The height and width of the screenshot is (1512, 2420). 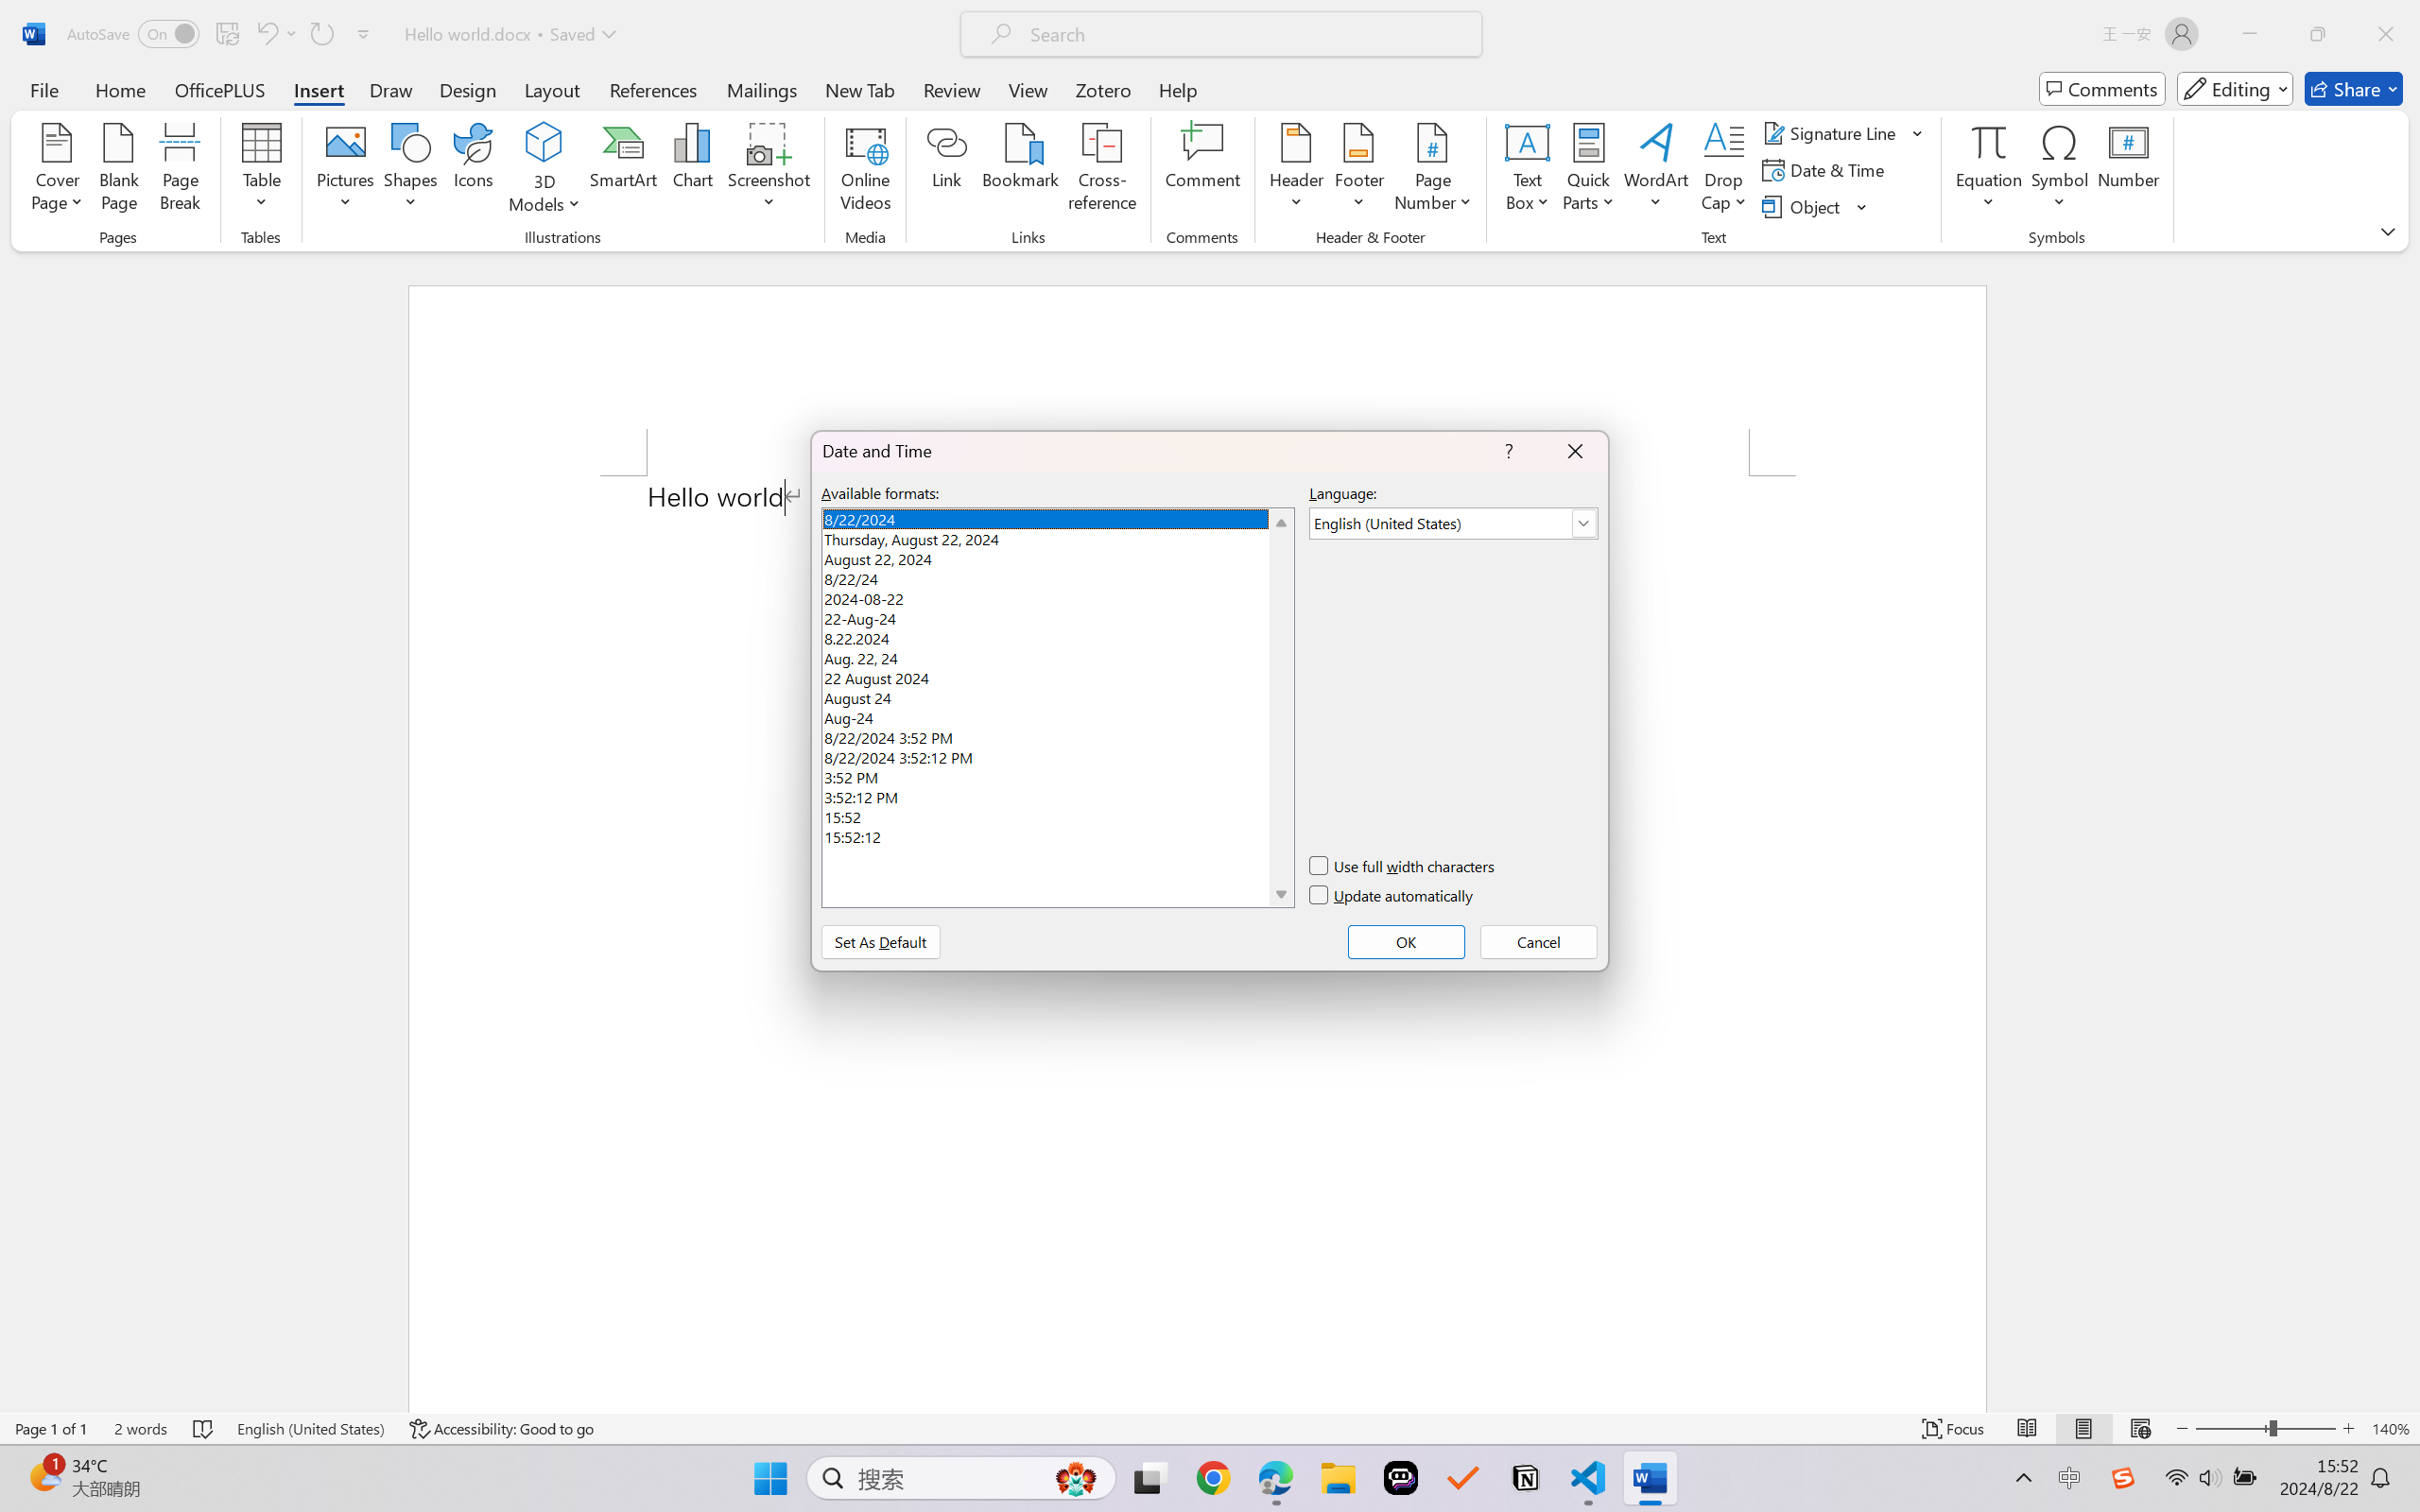 I want to click on '3D Models', so click(x=544, y=143).